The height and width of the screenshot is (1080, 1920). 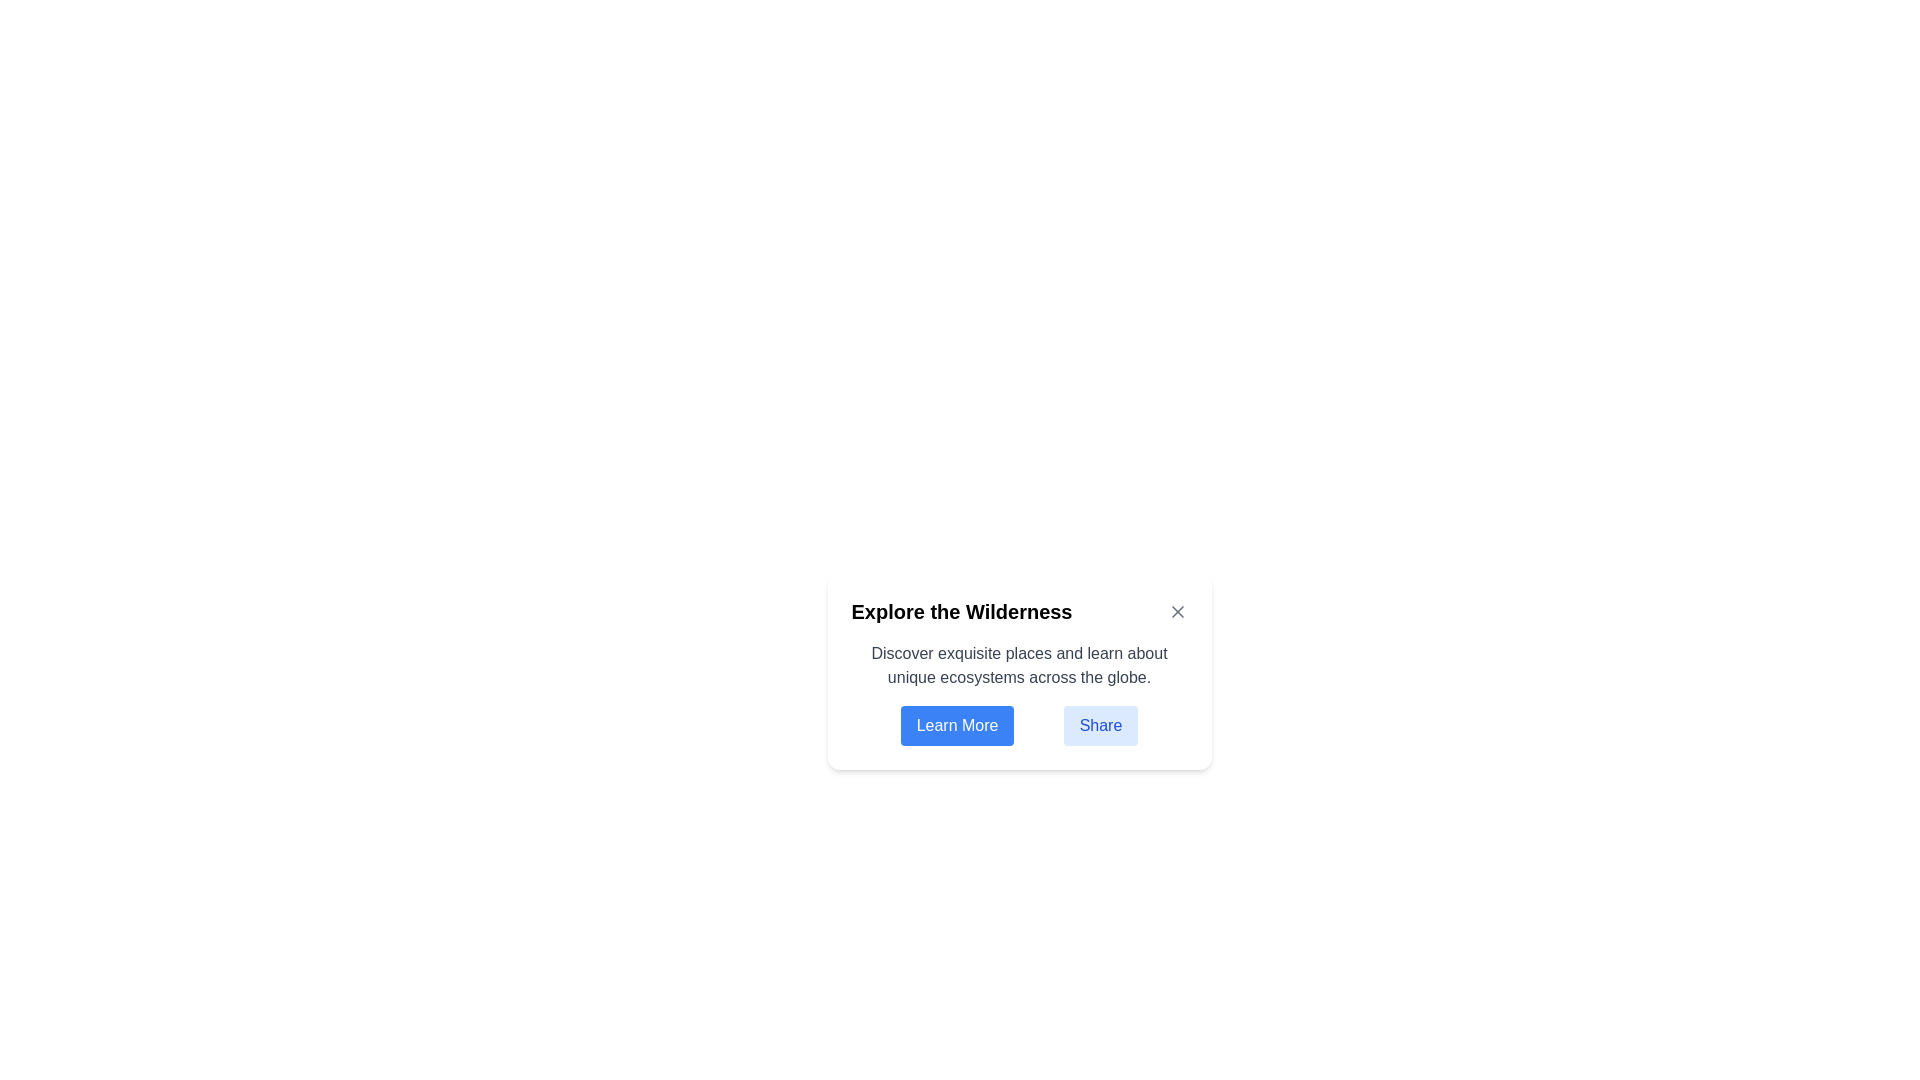 What do you see at coordinates (1019, 666) in the screenshot?
I see `the informational text element located below the header 'Explore the Wilderness' and above the buttons 'Learn More' and 'Share'` at bounding box center [1019, 666].